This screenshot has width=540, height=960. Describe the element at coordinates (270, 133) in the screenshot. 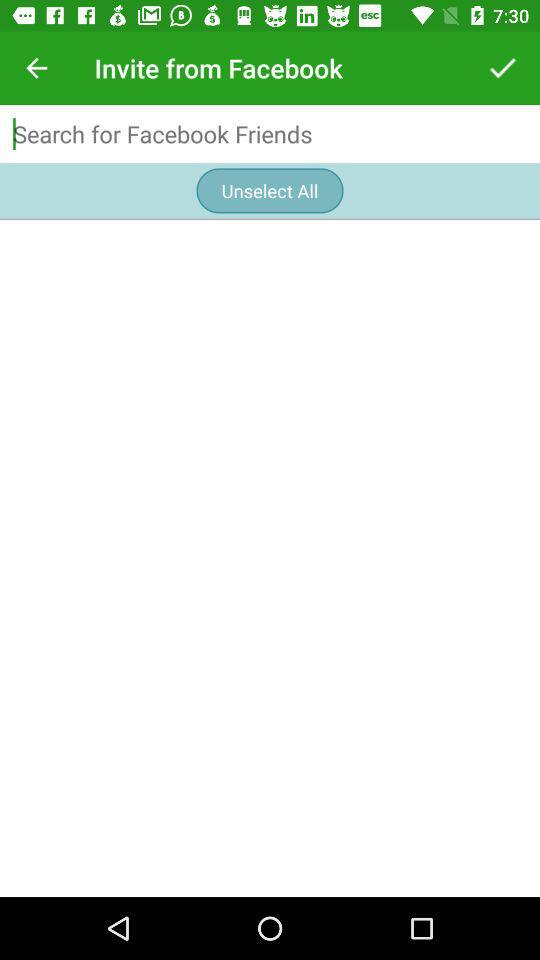

I see `the item above the unselect all icon` at that location.